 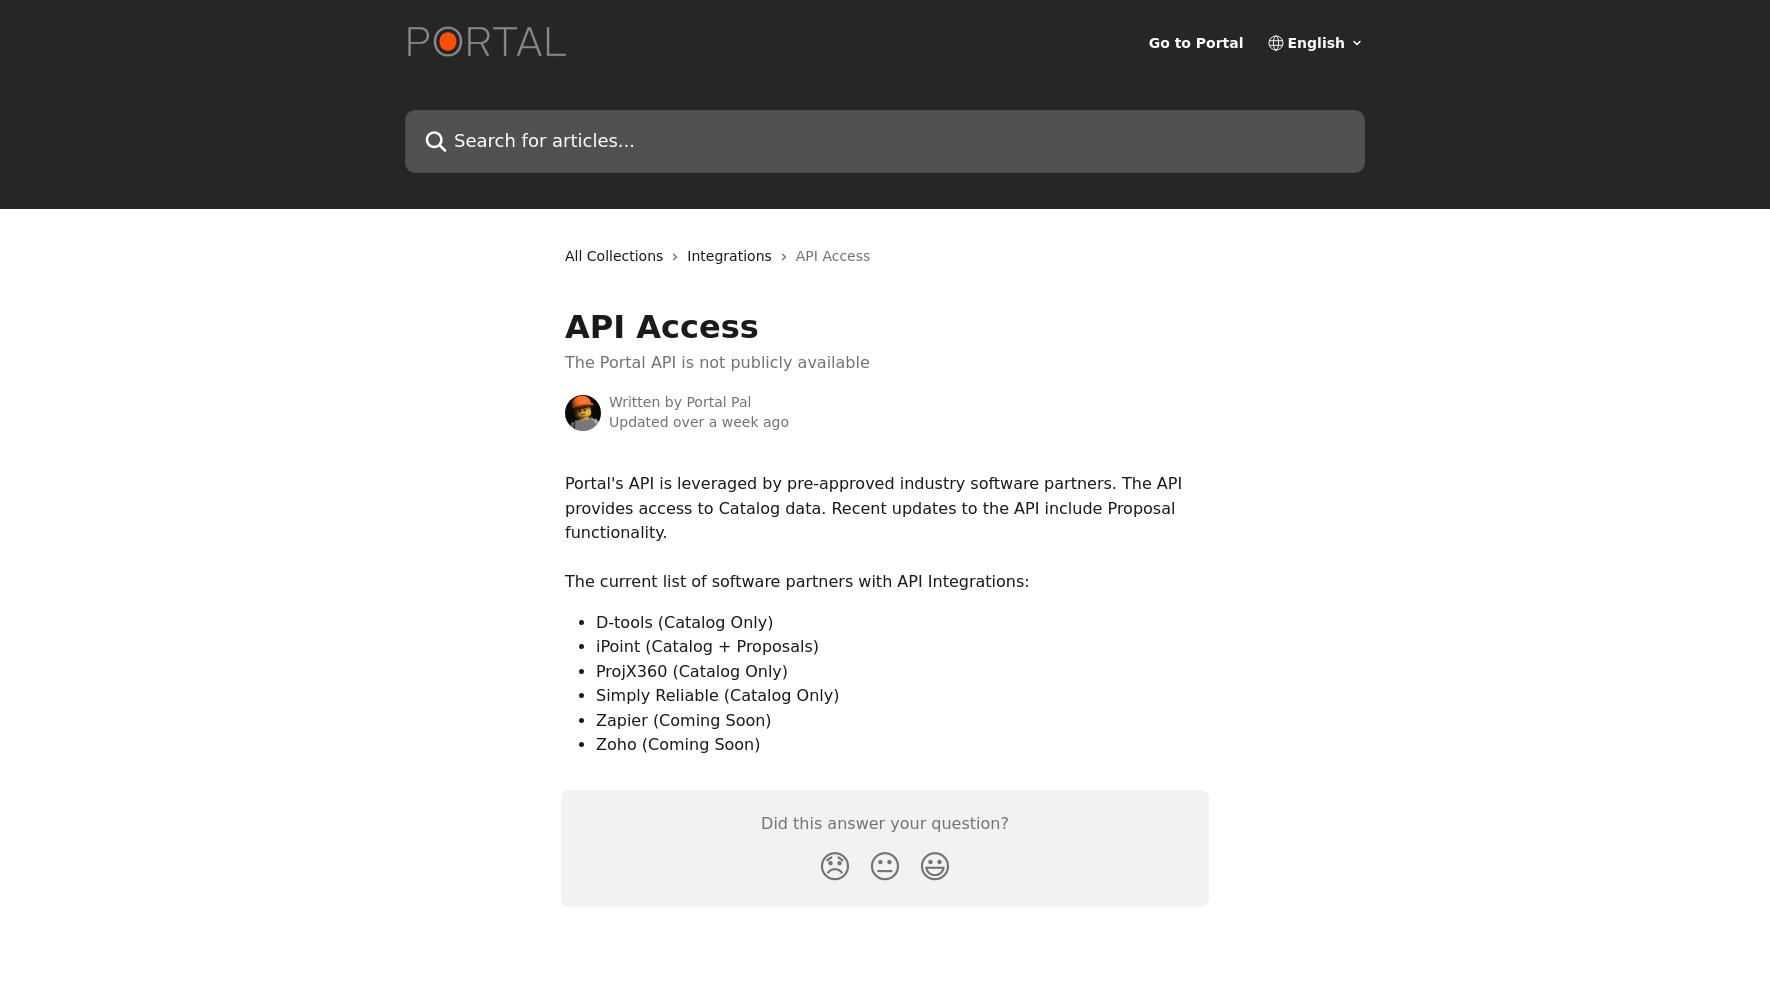 I want to click on 'Did this answer your question?', so click(x=760, y=821).